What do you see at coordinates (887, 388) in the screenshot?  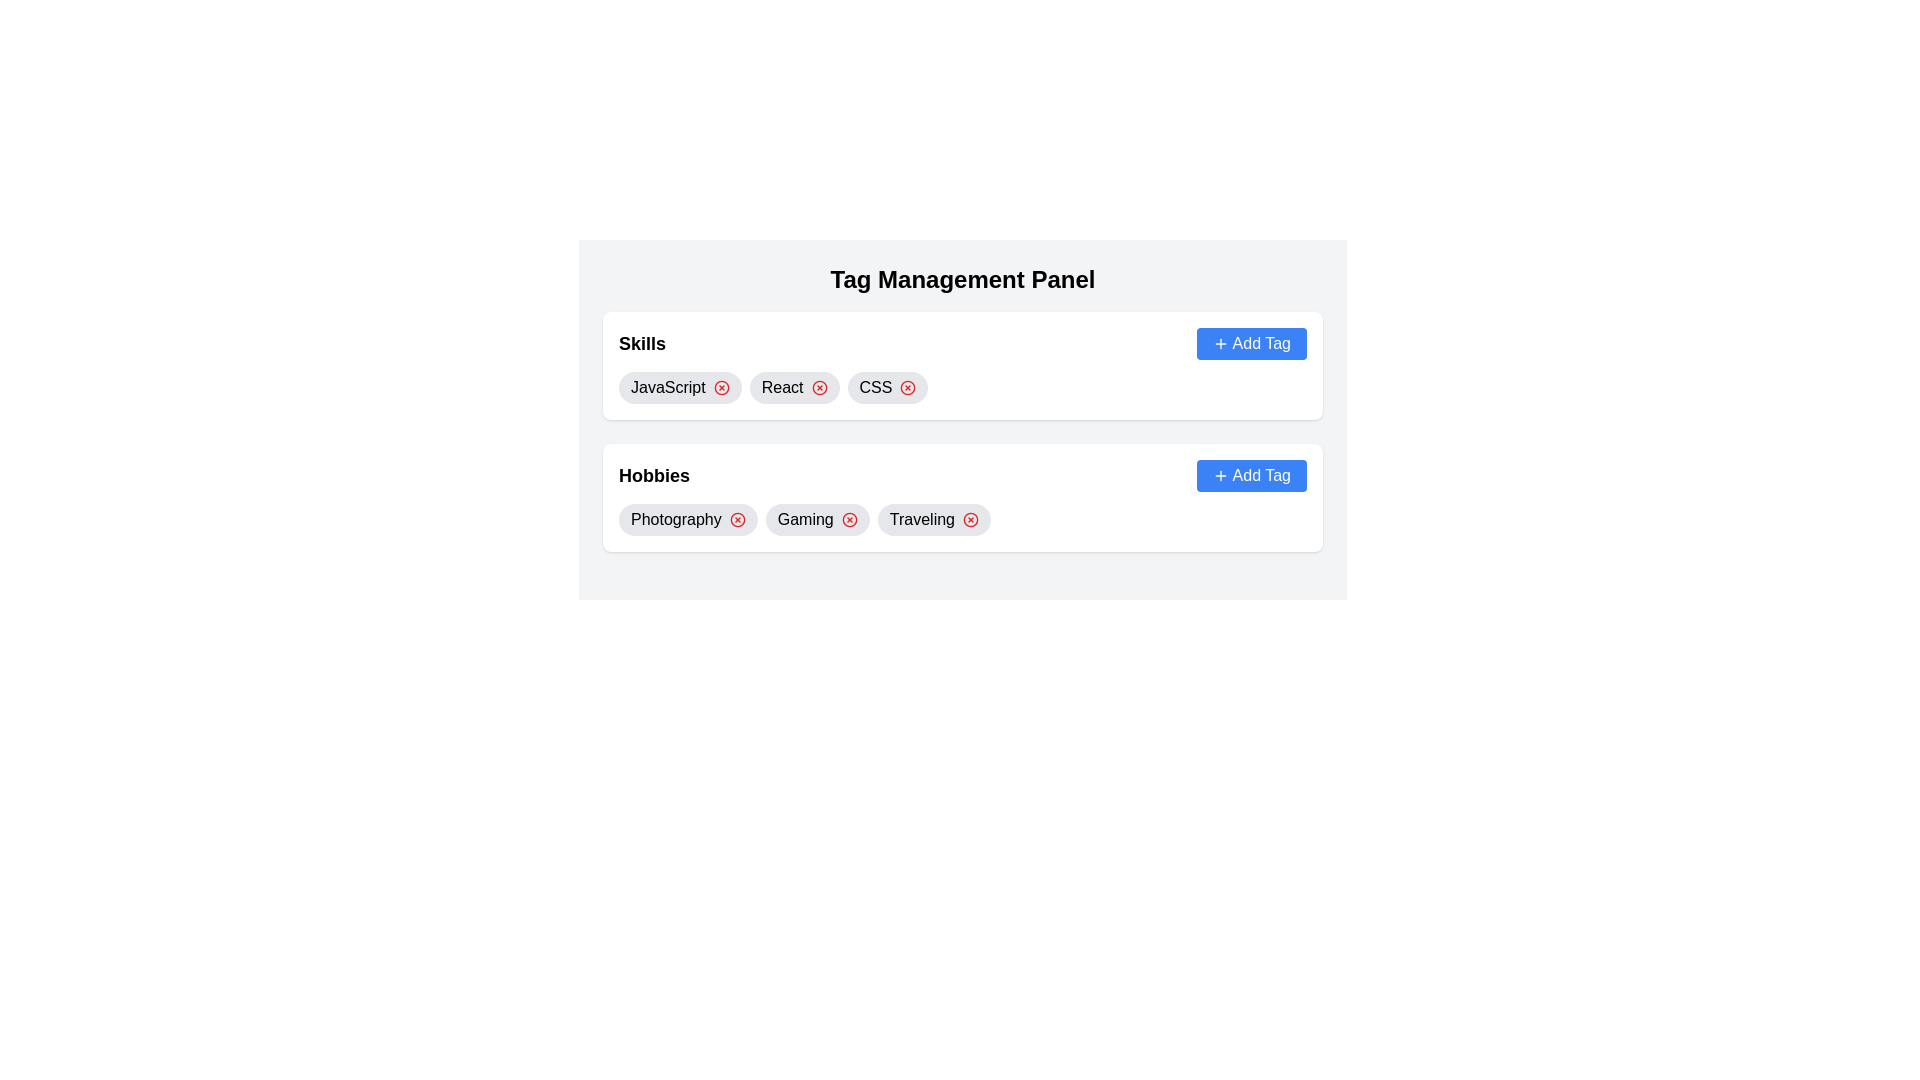 I see `the 'CSS' tag in the 'Skills' section of the 'Tag Management Panel'` at bounding box center [887, 388].